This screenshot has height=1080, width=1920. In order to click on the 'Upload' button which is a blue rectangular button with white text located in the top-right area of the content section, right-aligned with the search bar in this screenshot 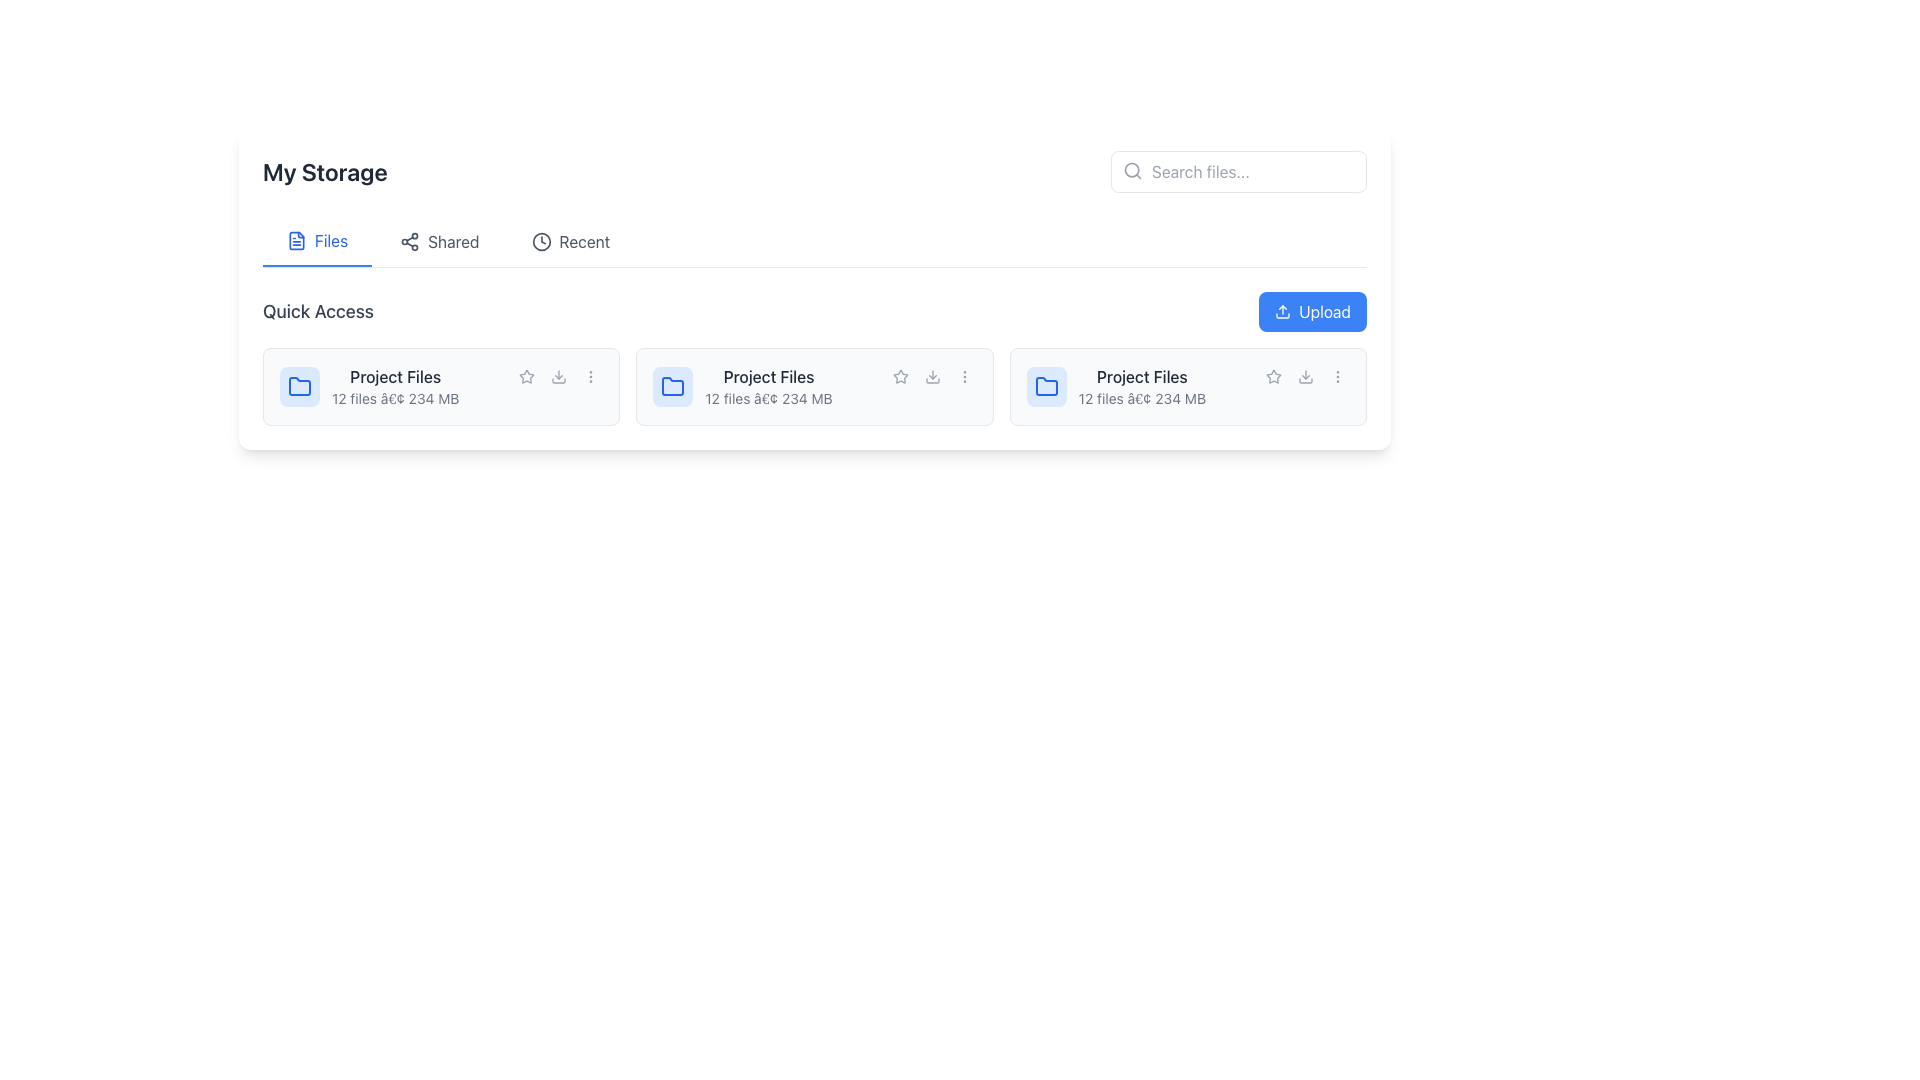, I will do `click(1324, 312)`.